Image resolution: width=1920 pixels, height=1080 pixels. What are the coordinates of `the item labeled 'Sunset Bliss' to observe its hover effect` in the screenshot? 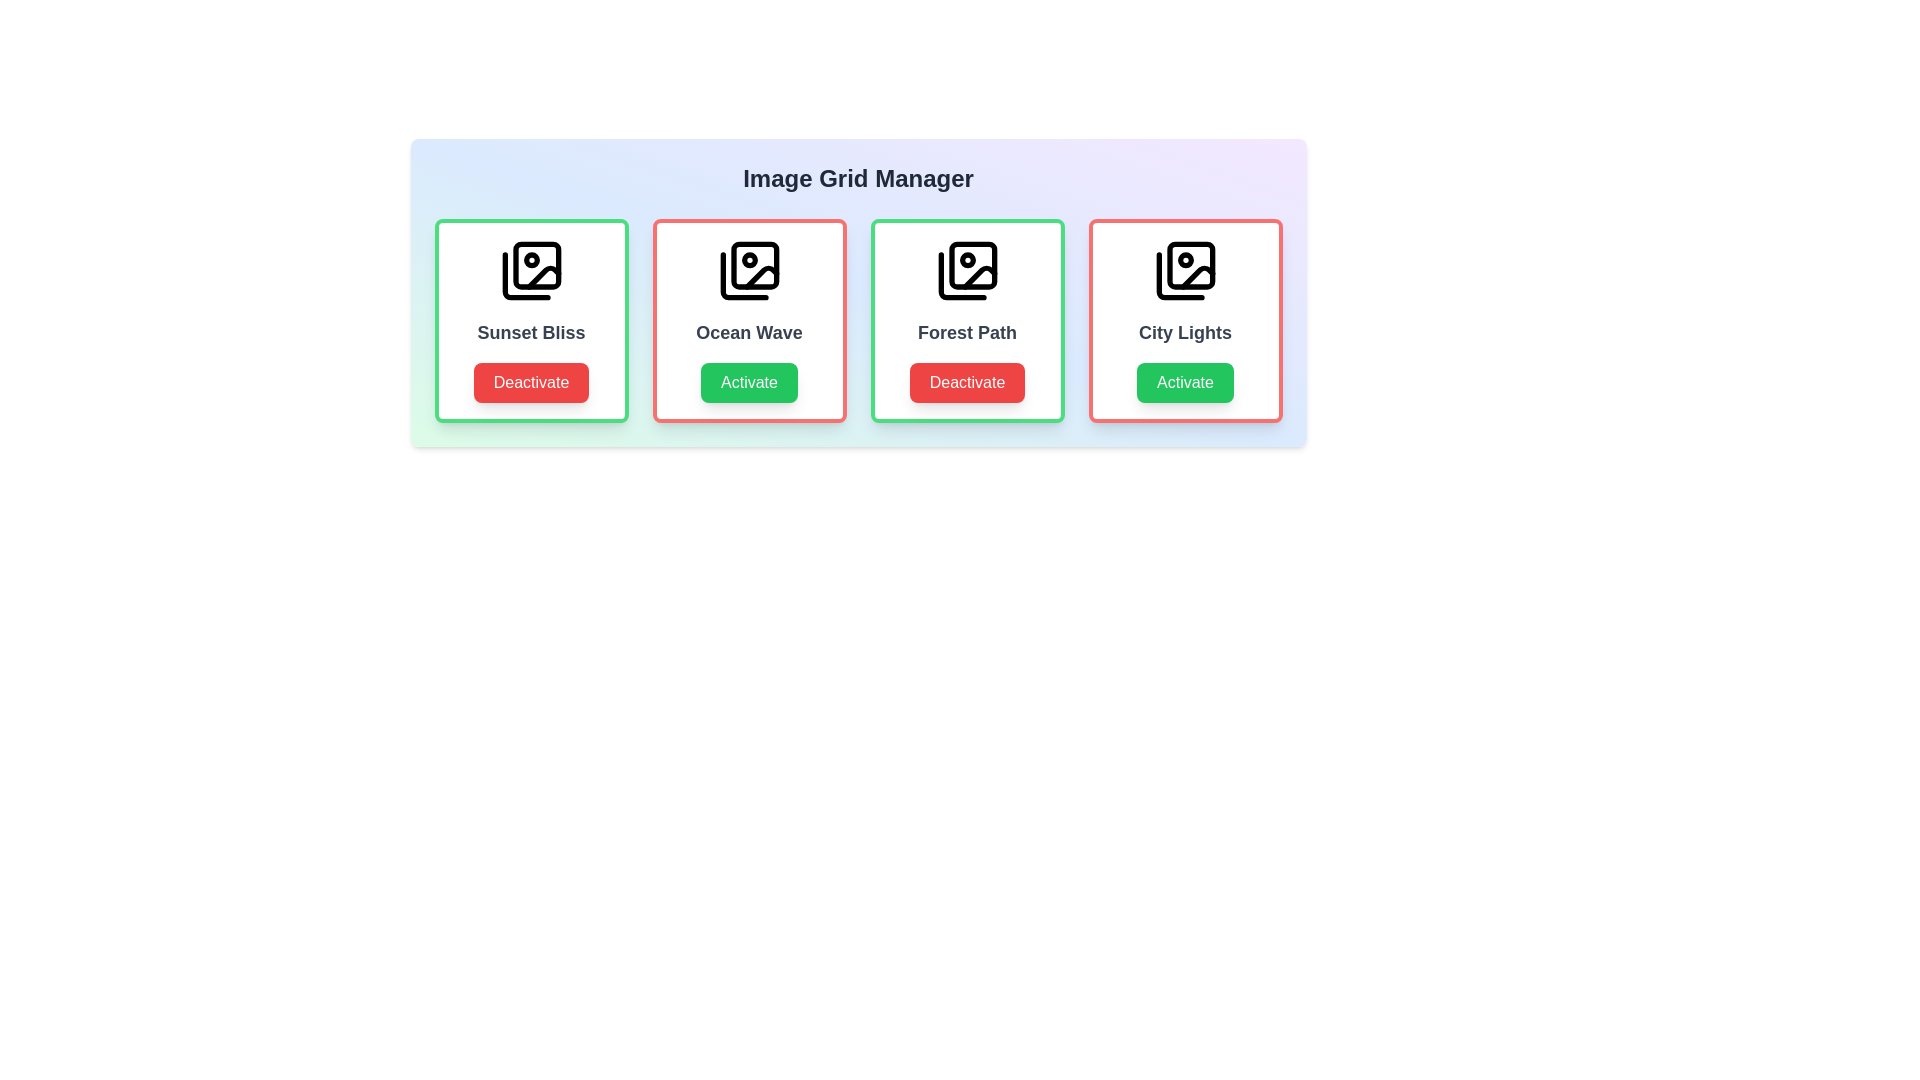 It's located at (531, 319).